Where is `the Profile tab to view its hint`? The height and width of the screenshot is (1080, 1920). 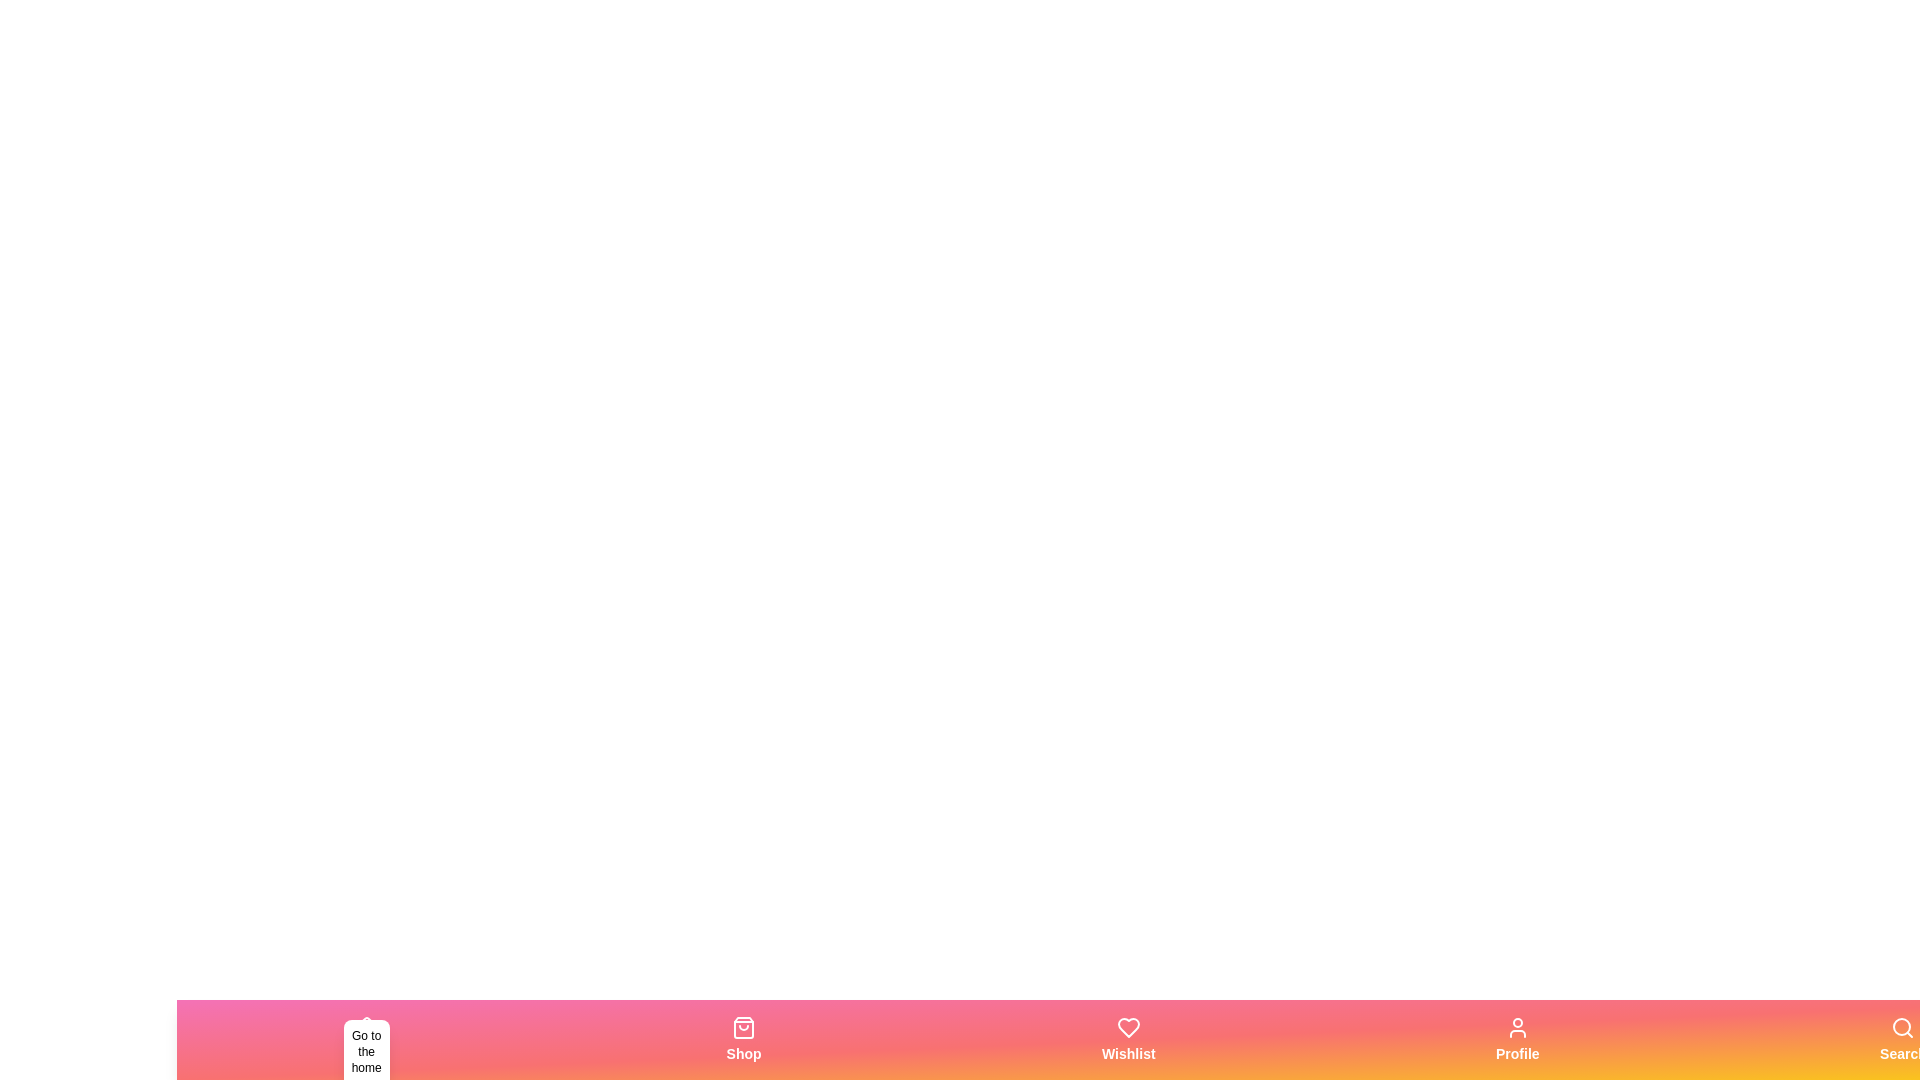 the Profile tab to view its hint is located at coordinates (1517, 1039).